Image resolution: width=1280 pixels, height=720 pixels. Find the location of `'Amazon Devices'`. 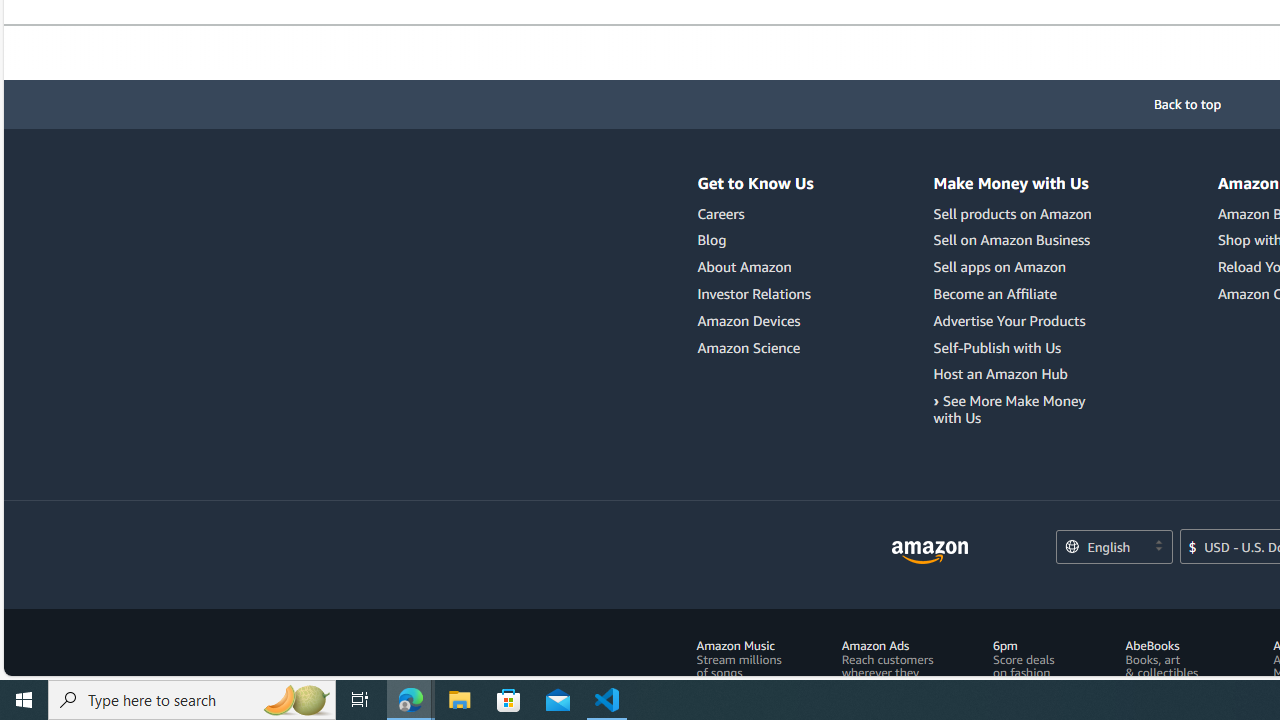

'Amazon Devices' is located at coordinates (748, 319).